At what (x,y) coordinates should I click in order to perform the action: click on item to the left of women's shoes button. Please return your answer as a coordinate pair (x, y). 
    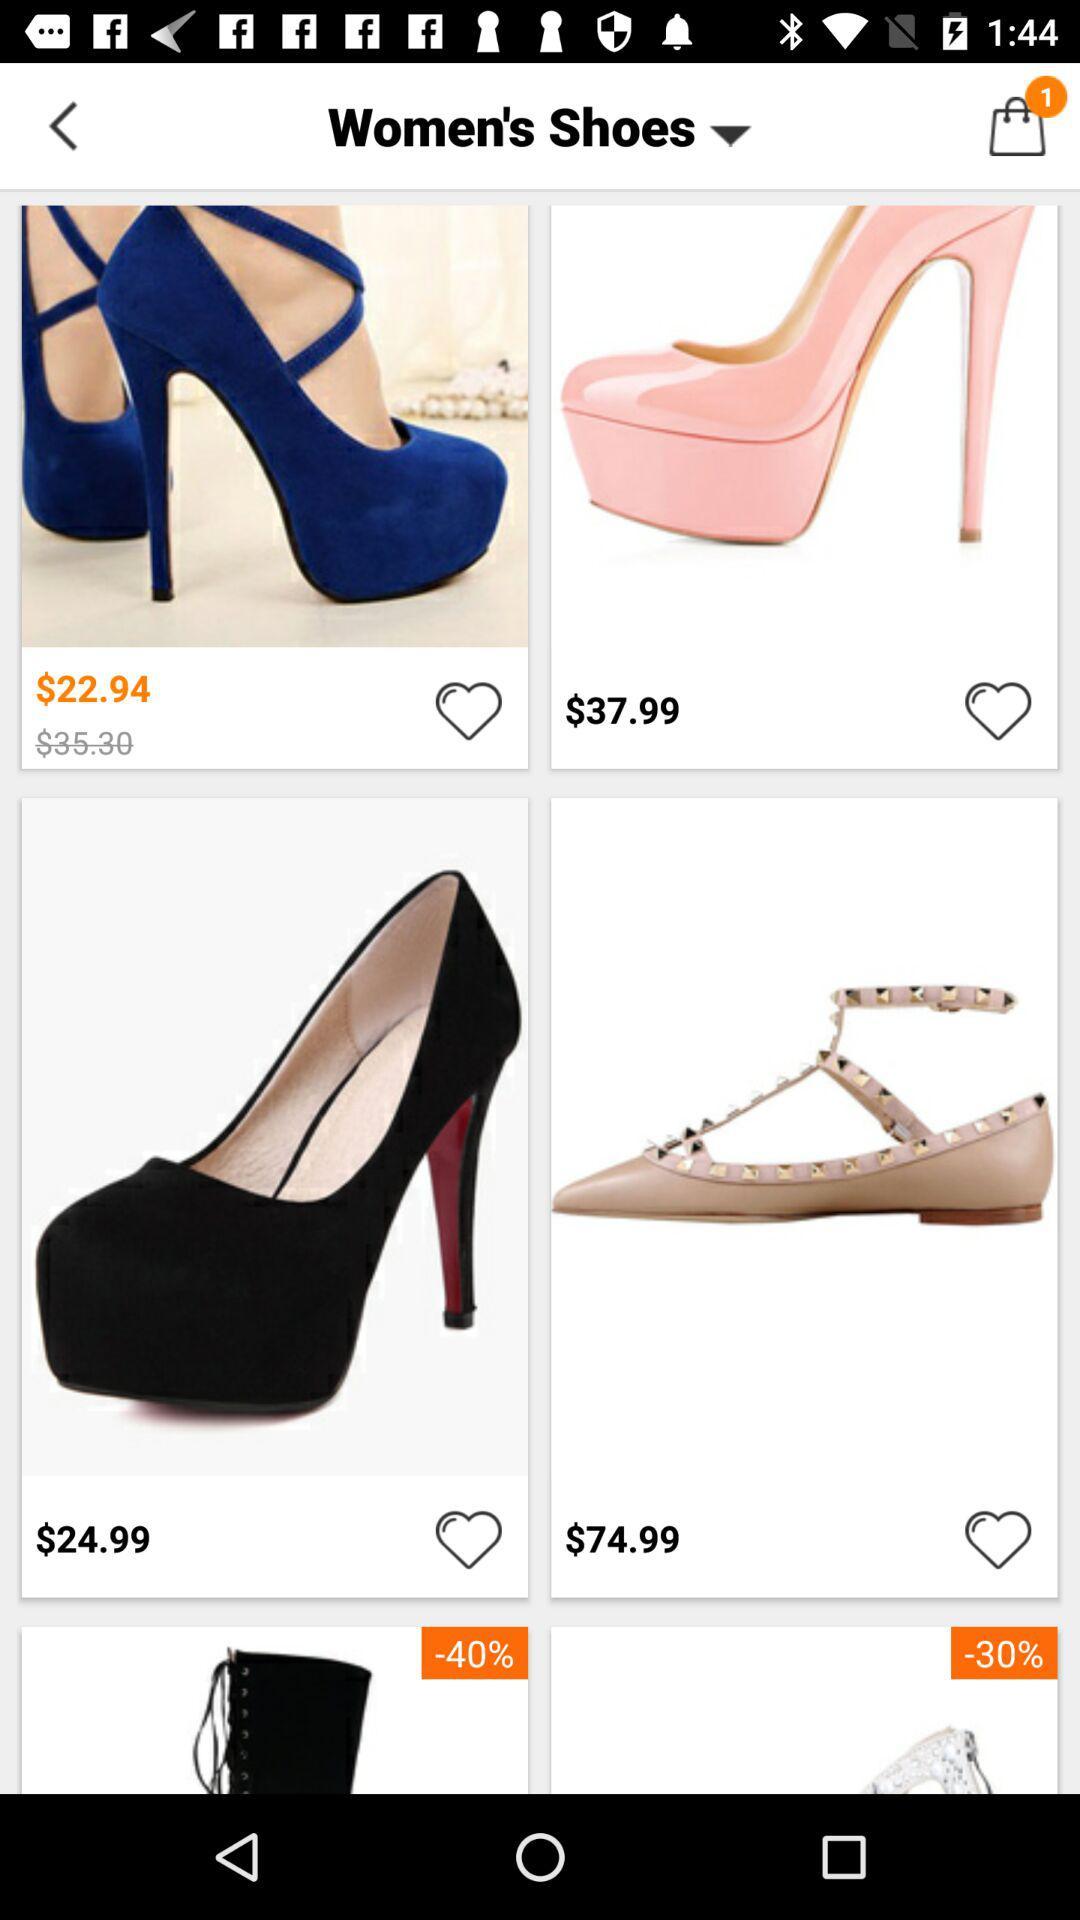
    Looking at the image, I should click on (61, 124).